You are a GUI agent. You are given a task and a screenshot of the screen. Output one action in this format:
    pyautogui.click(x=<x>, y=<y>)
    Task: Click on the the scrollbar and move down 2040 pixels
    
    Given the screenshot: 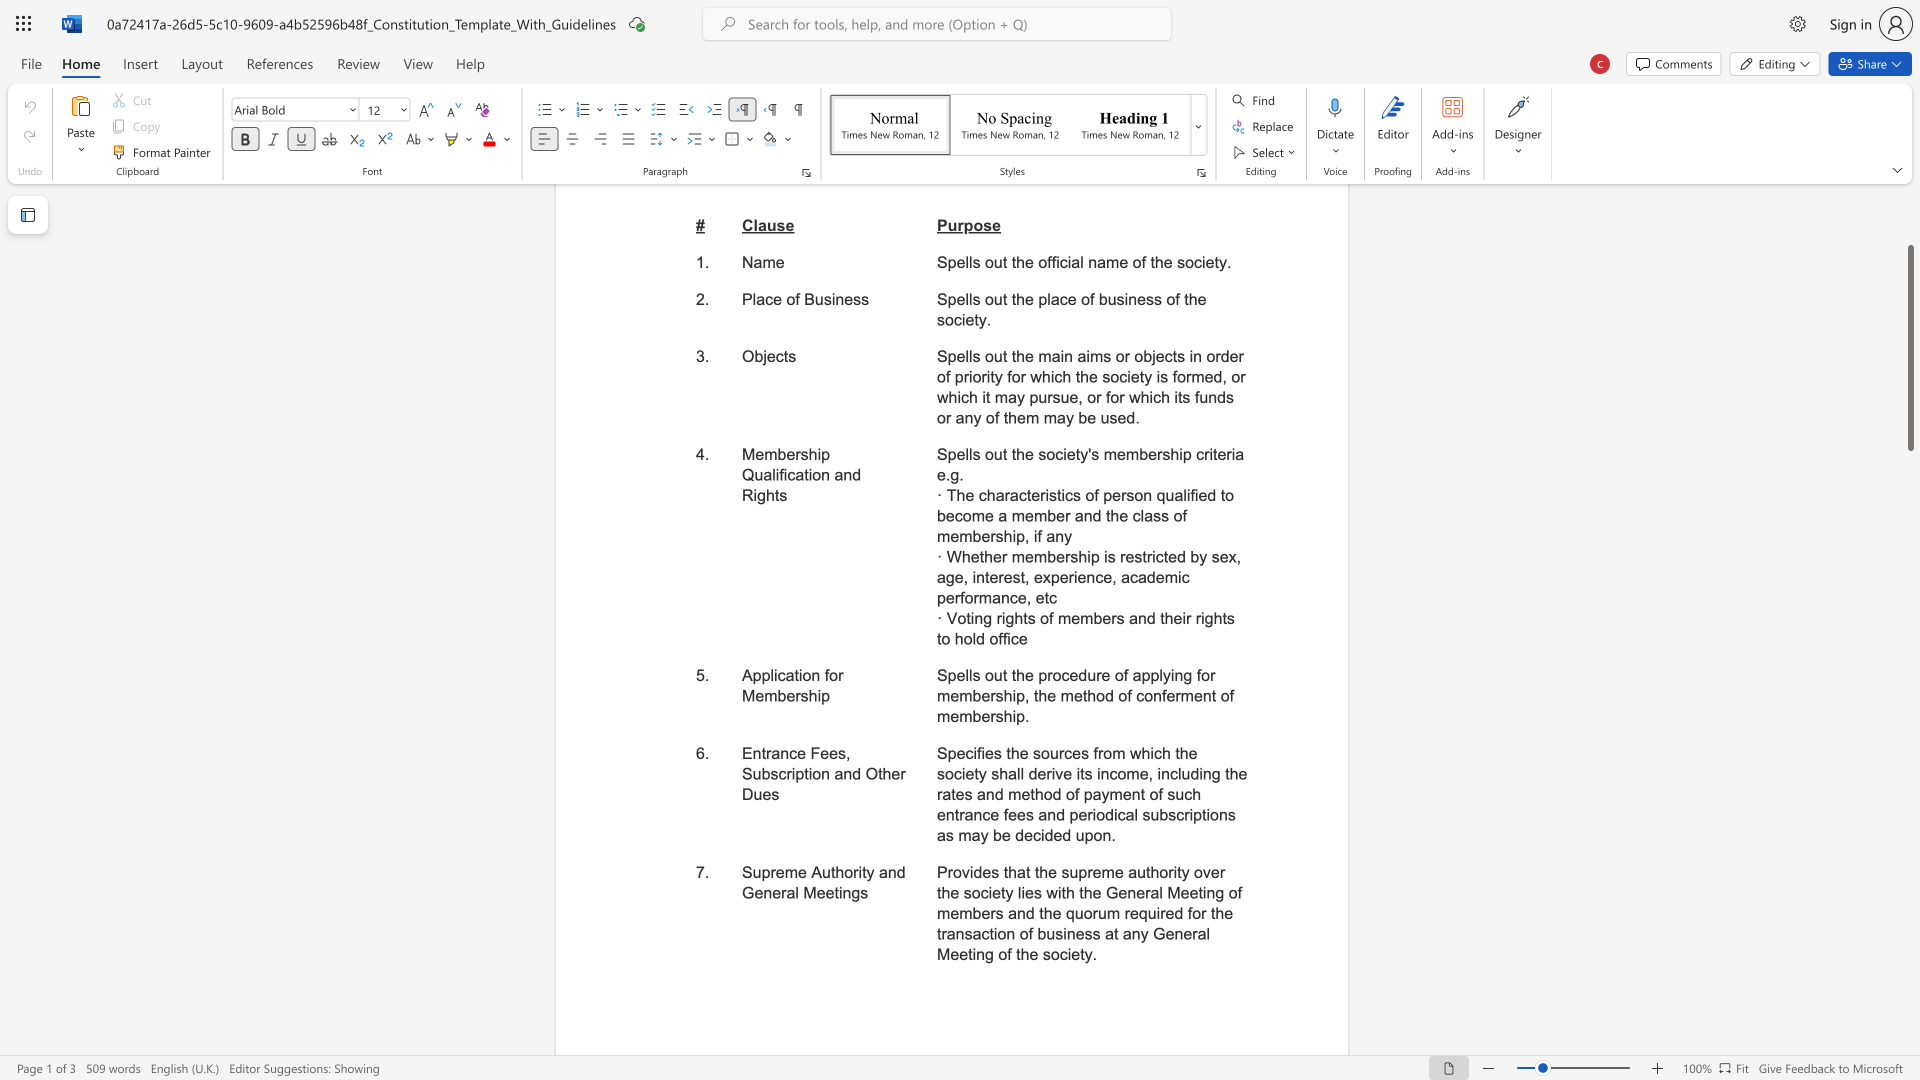 What is the action you would take?
    pyautogui.click(x=1909, y=347)
    